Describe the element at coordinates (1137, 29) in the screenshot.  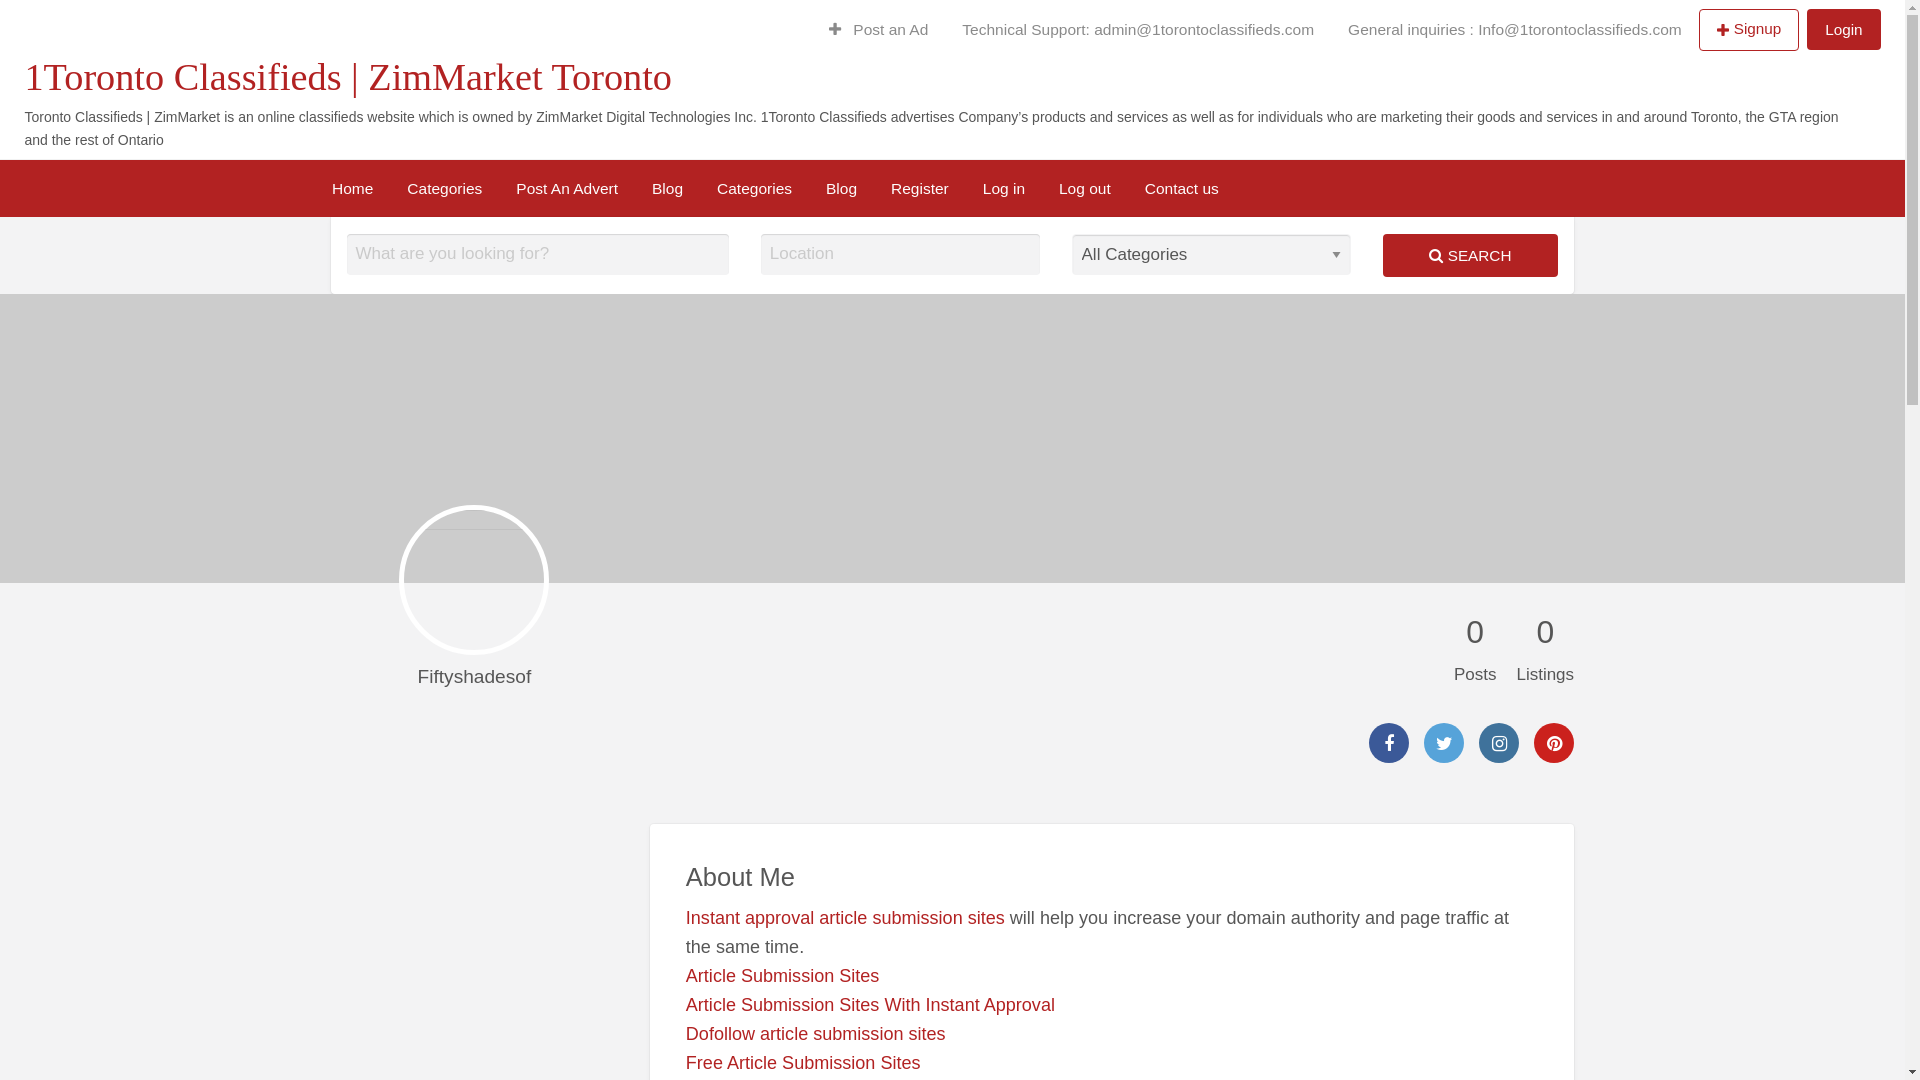
I see `'Technical Support: admin@1torontoclassifieds.com'` at that location.